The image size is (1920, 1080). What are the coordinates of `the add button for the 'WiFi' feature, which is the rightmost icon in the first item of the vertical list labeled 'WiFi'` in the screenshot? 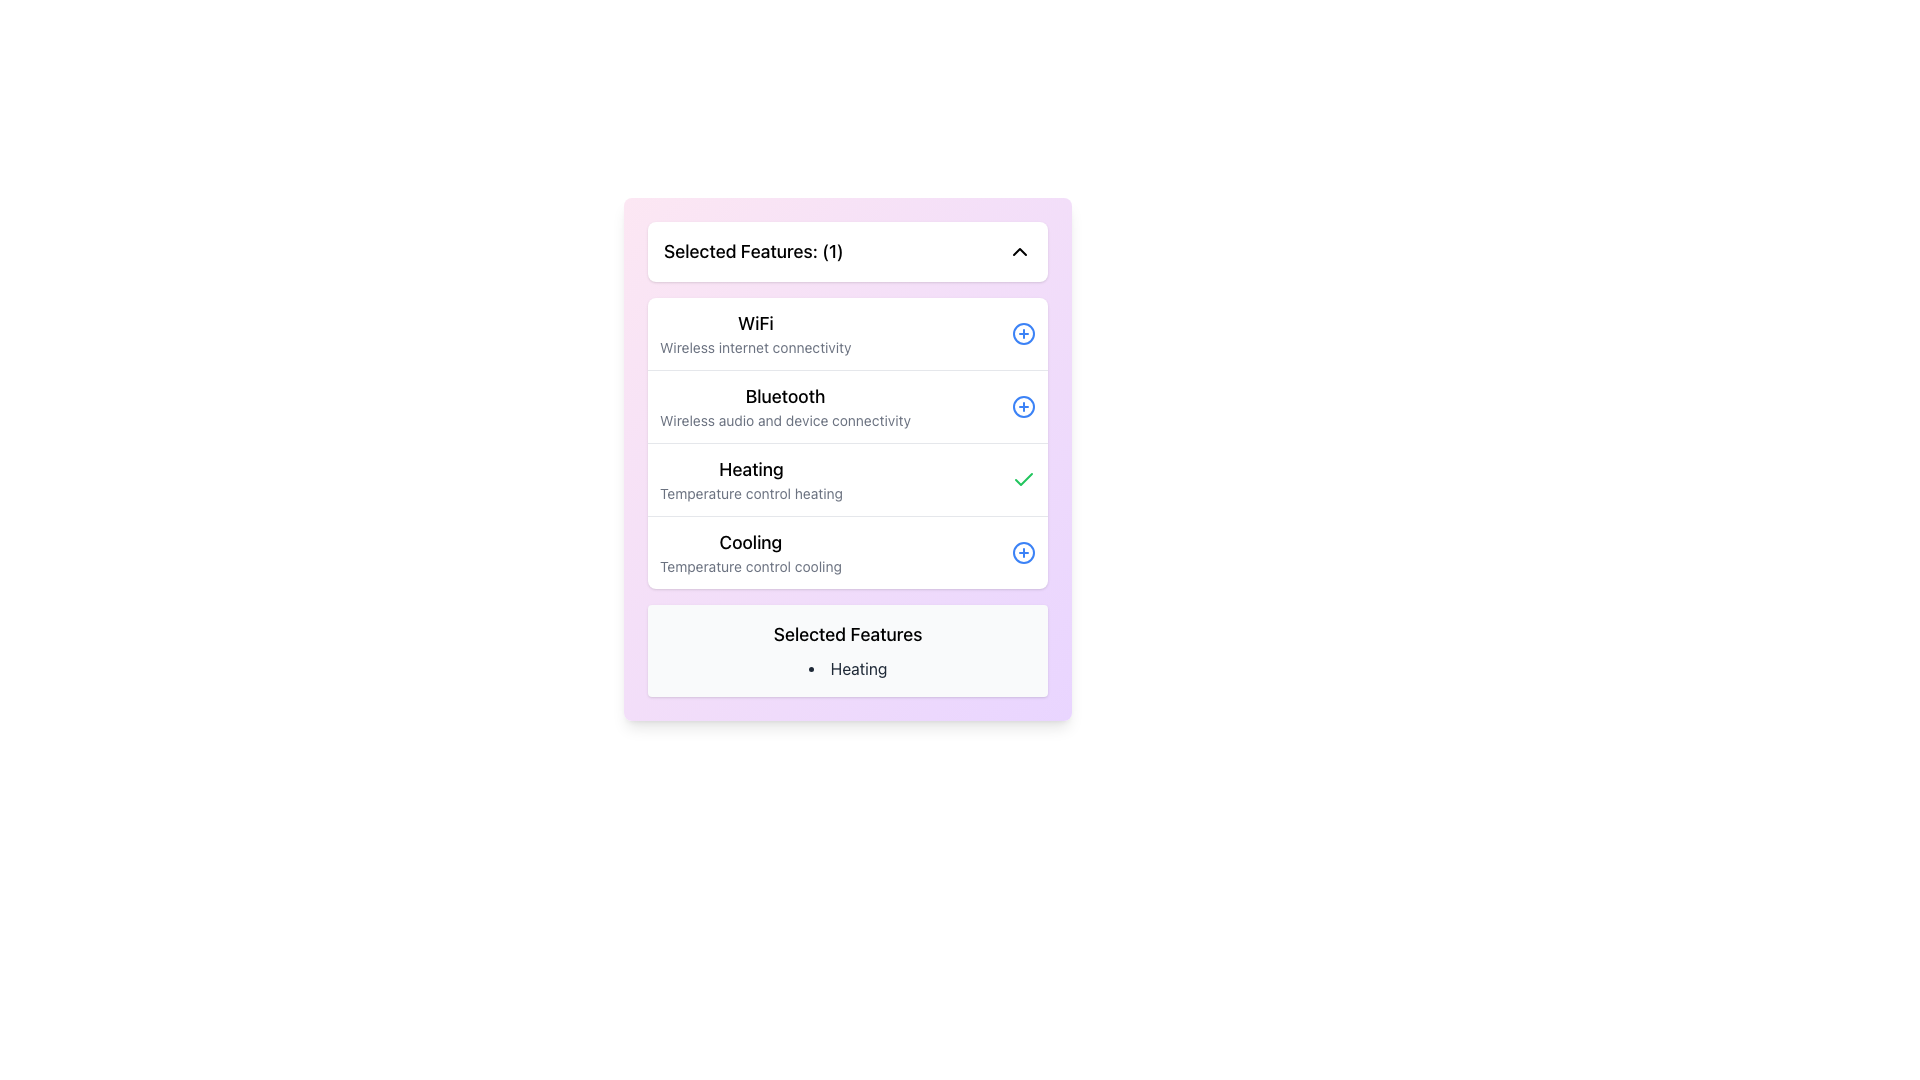 It's located at (1023, 333).